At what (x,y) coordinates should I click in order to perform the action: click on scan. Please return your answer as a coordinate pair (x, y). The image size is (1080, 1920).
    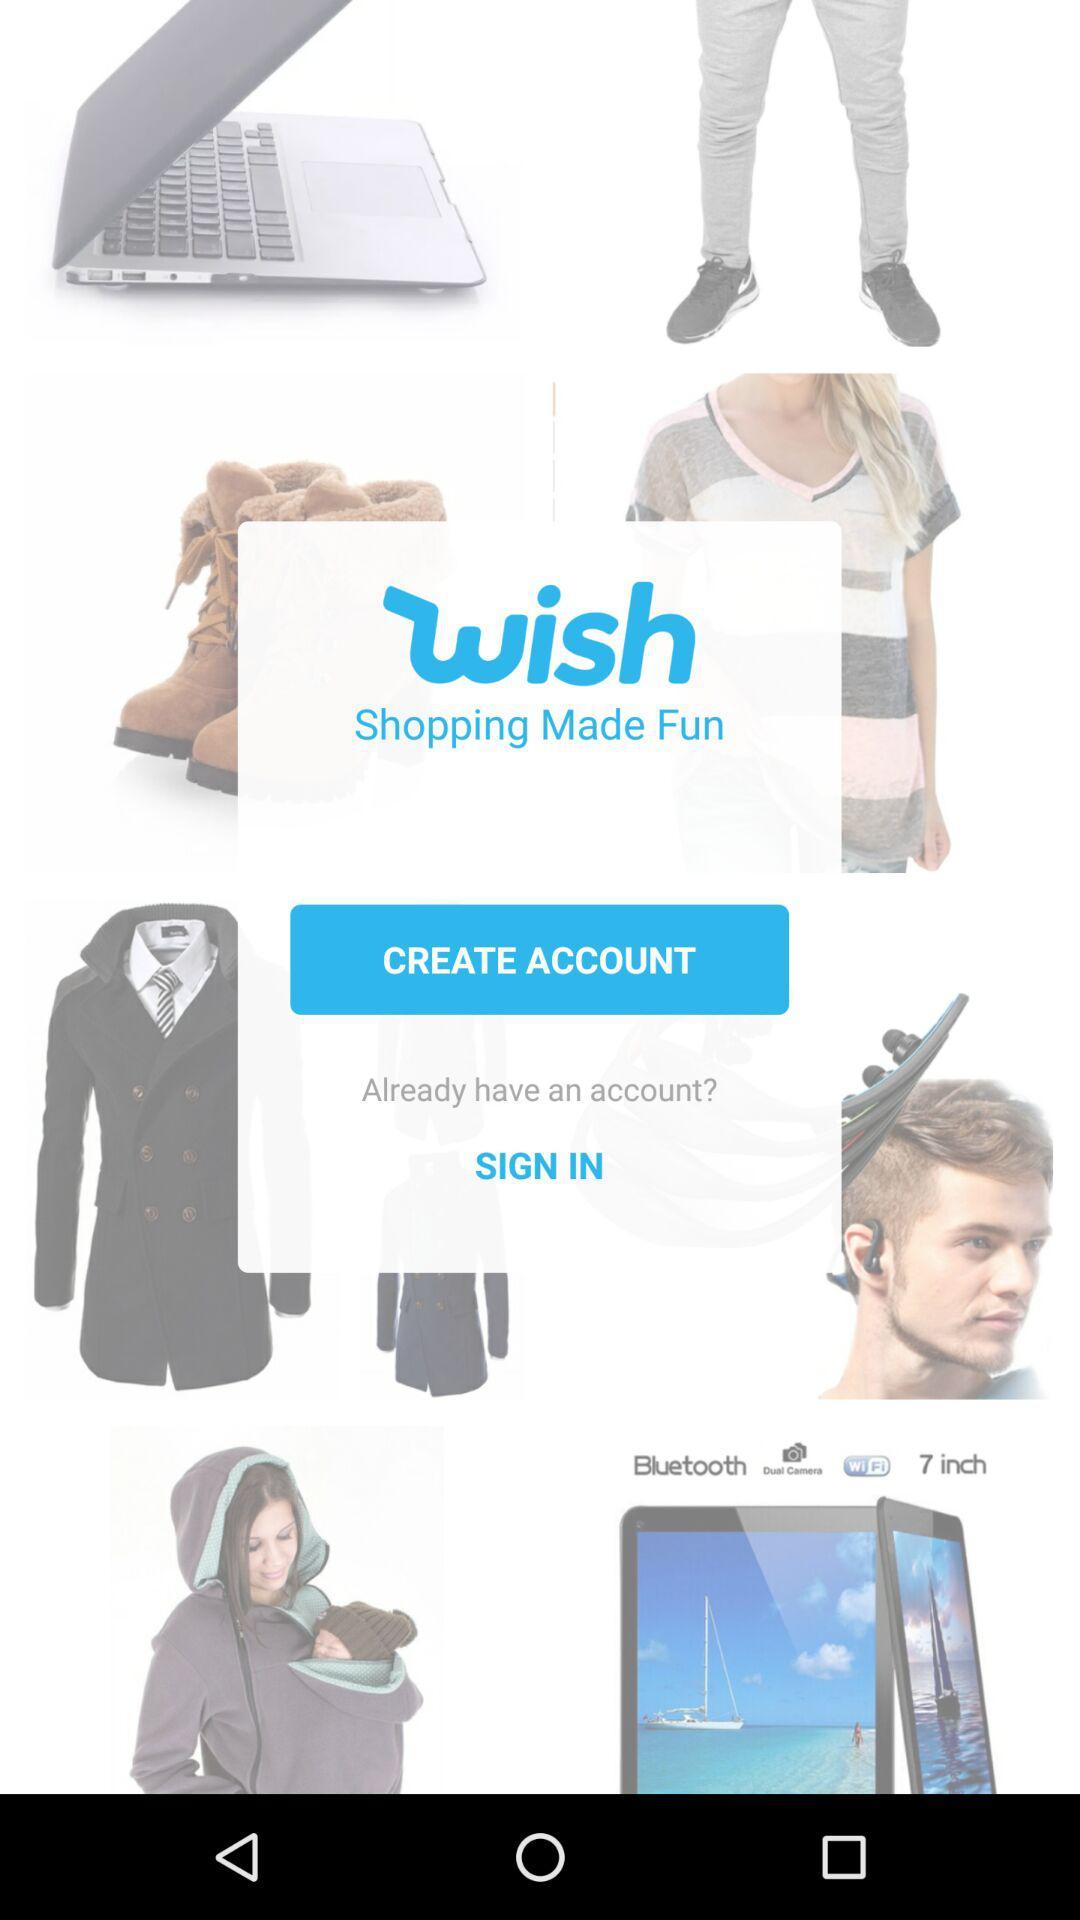
    Looking at the image, I should click on (801, 1598).